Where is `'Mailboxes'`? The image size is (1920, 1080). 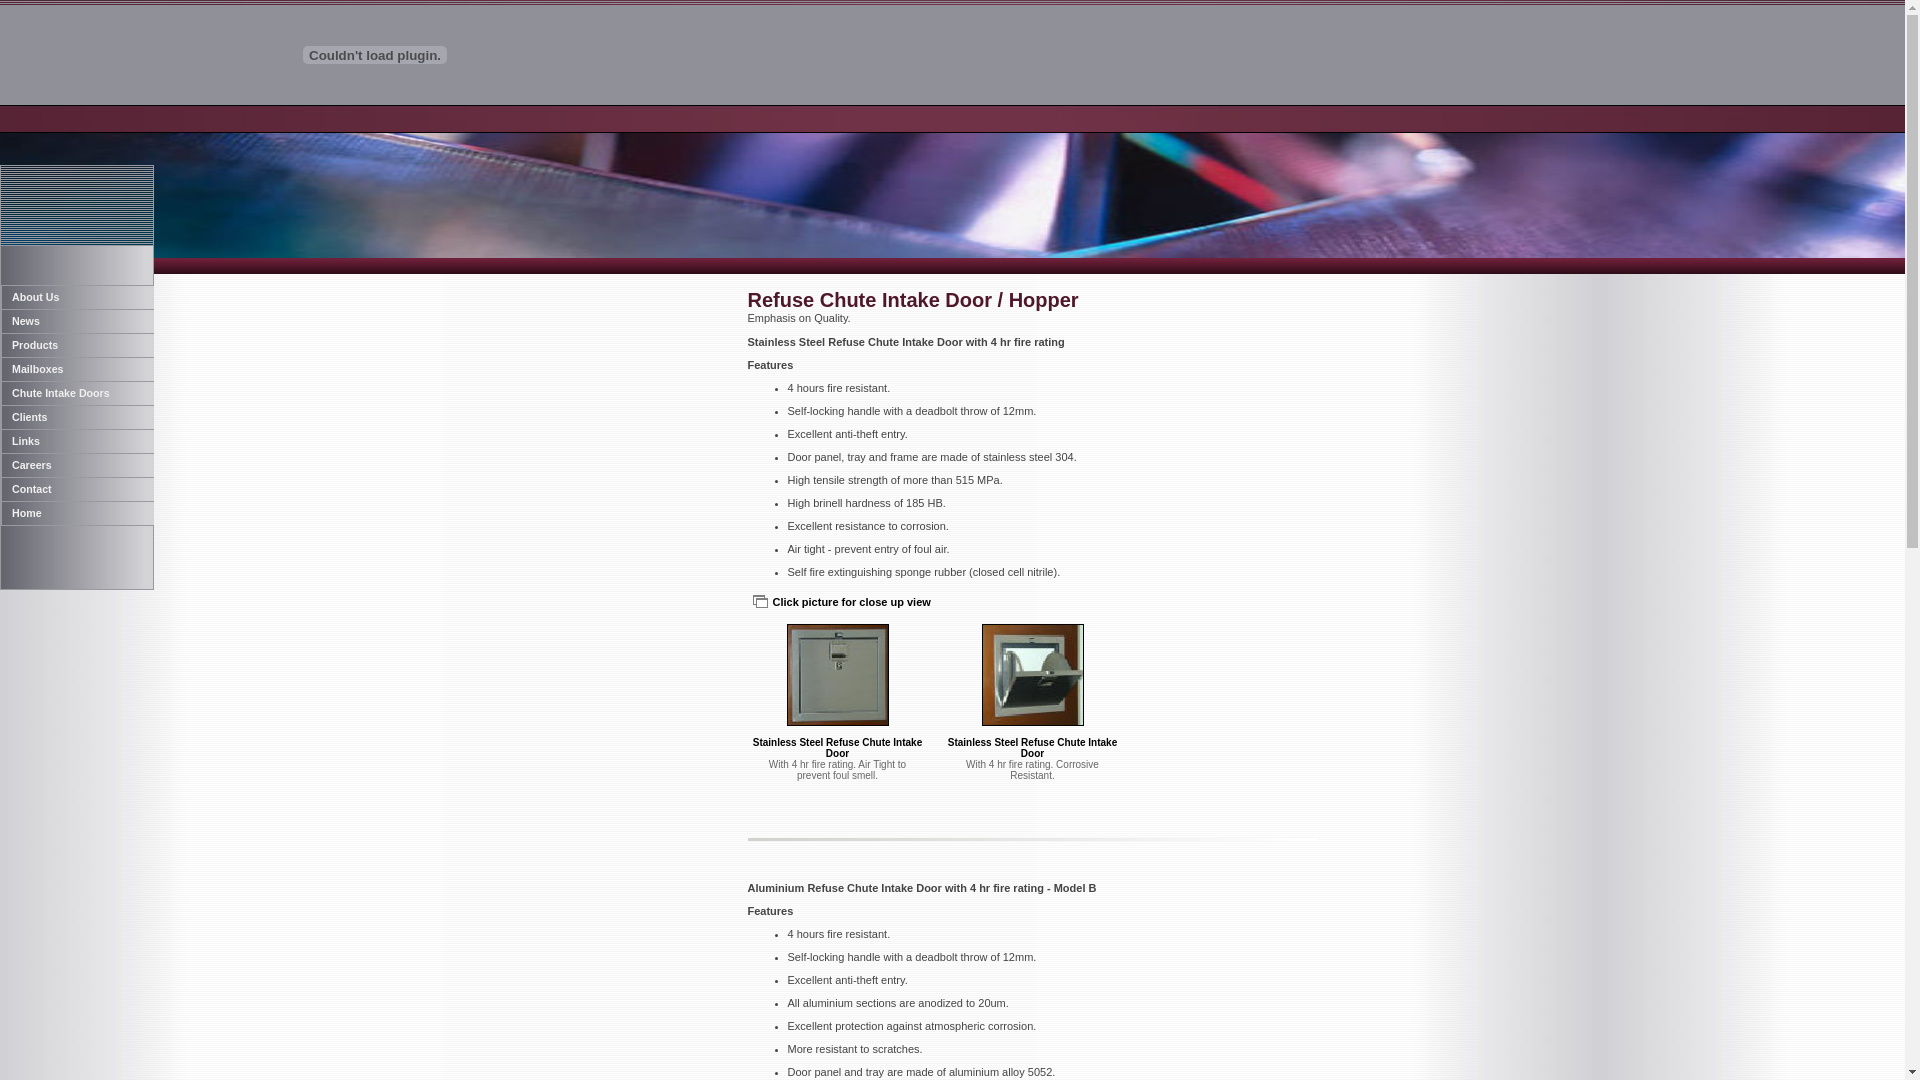 'Mailboxes' is located at coordinates (0, 369).